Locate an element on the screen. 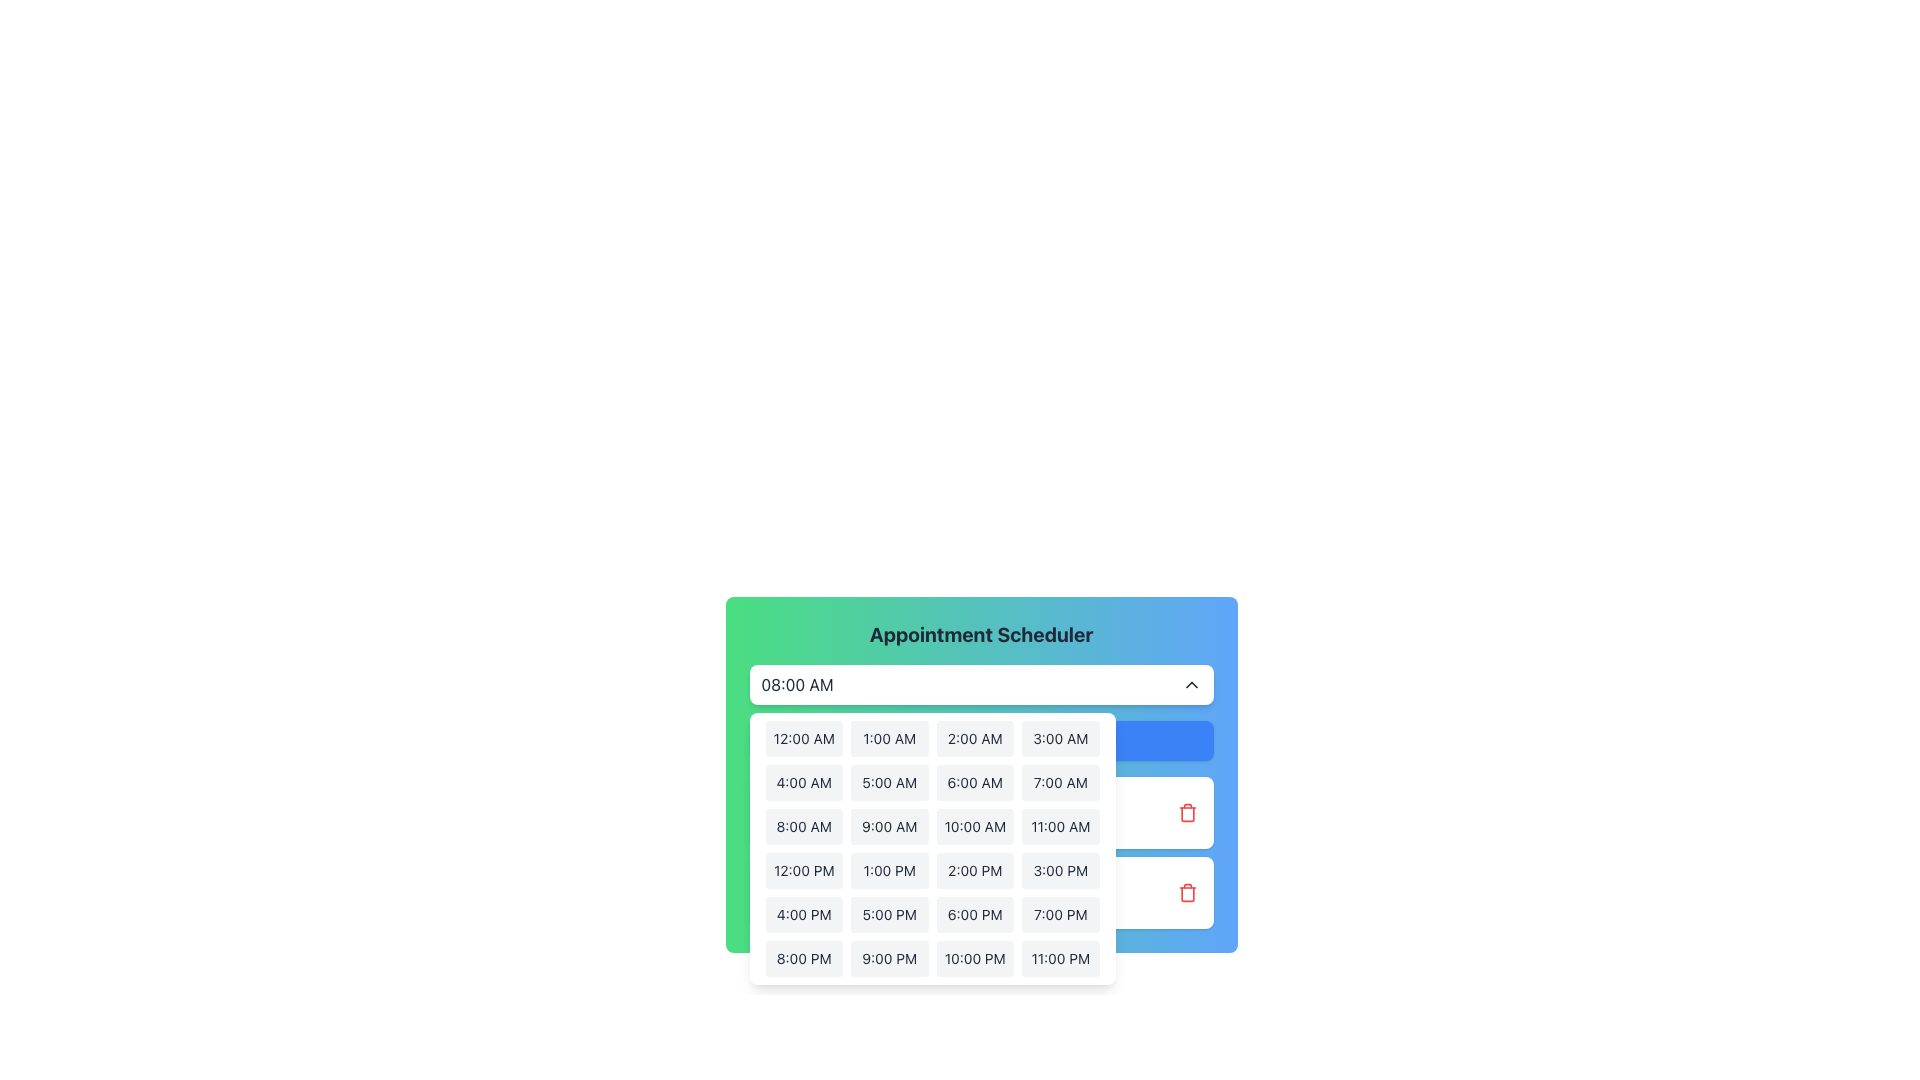 This screenshot has width=1920, height=1080. the rounded rectangular button labeled '5:00 PM' is located at coordinates (888, 914).